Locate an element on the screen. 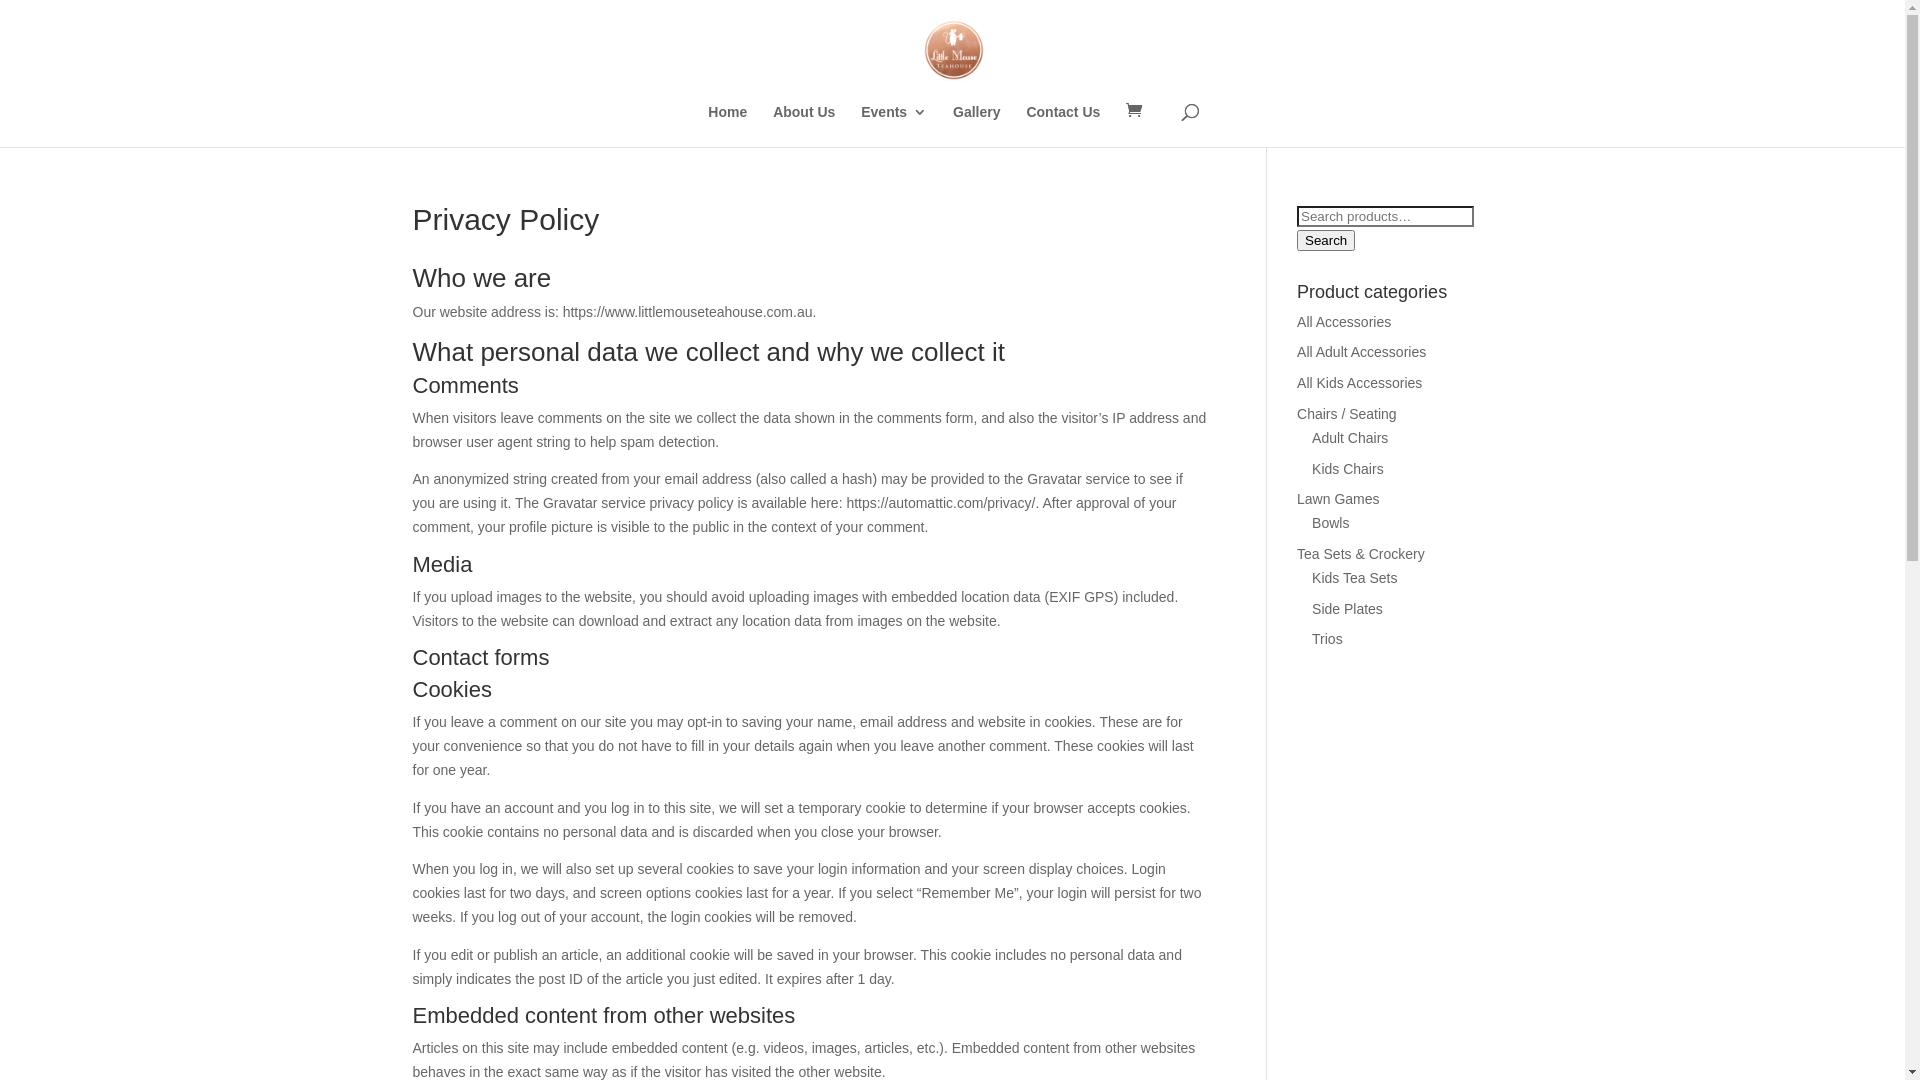 The width and height of the screenshot is (1920, 1080). 'All Adult Accessories' is located at coordinates (1296, 350).